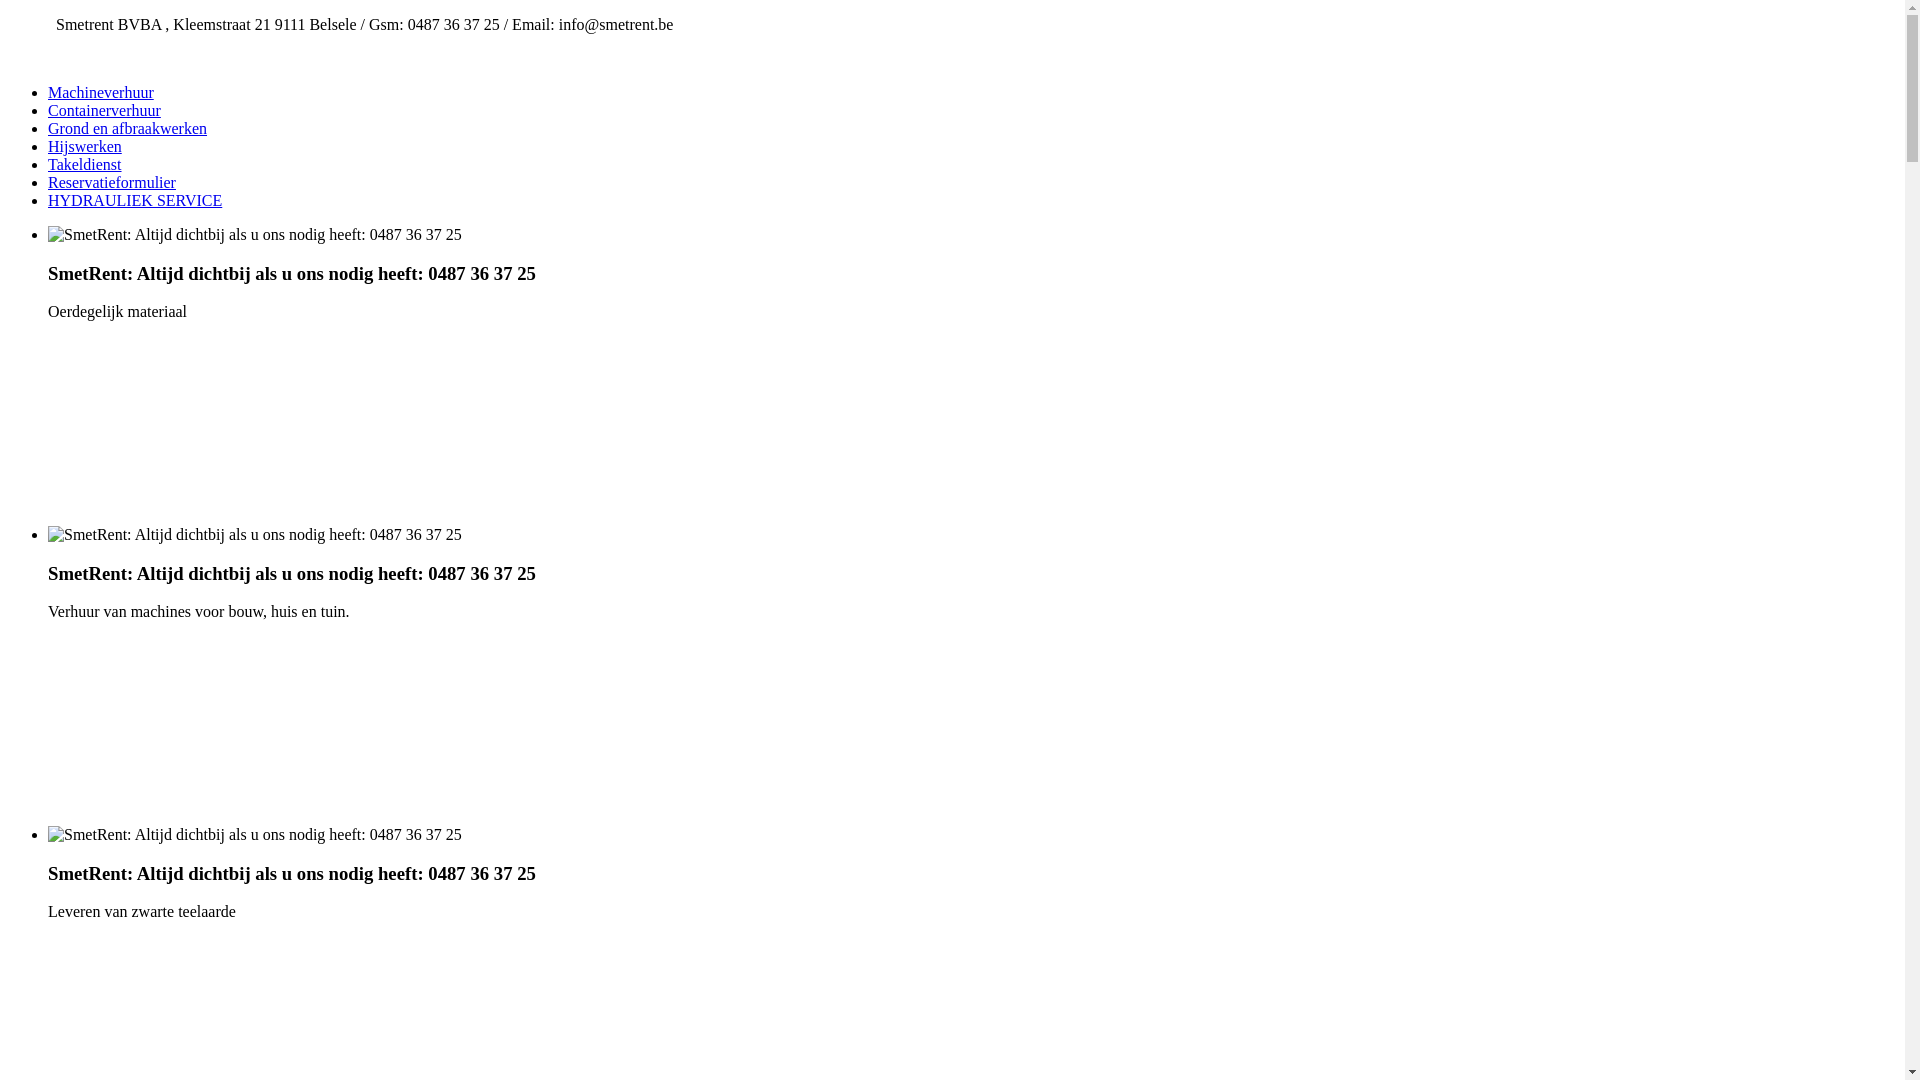  Describe the element at coordinates (126, 128) in the screenshot. I see `'Grond en afbraakwerken'` at that location.